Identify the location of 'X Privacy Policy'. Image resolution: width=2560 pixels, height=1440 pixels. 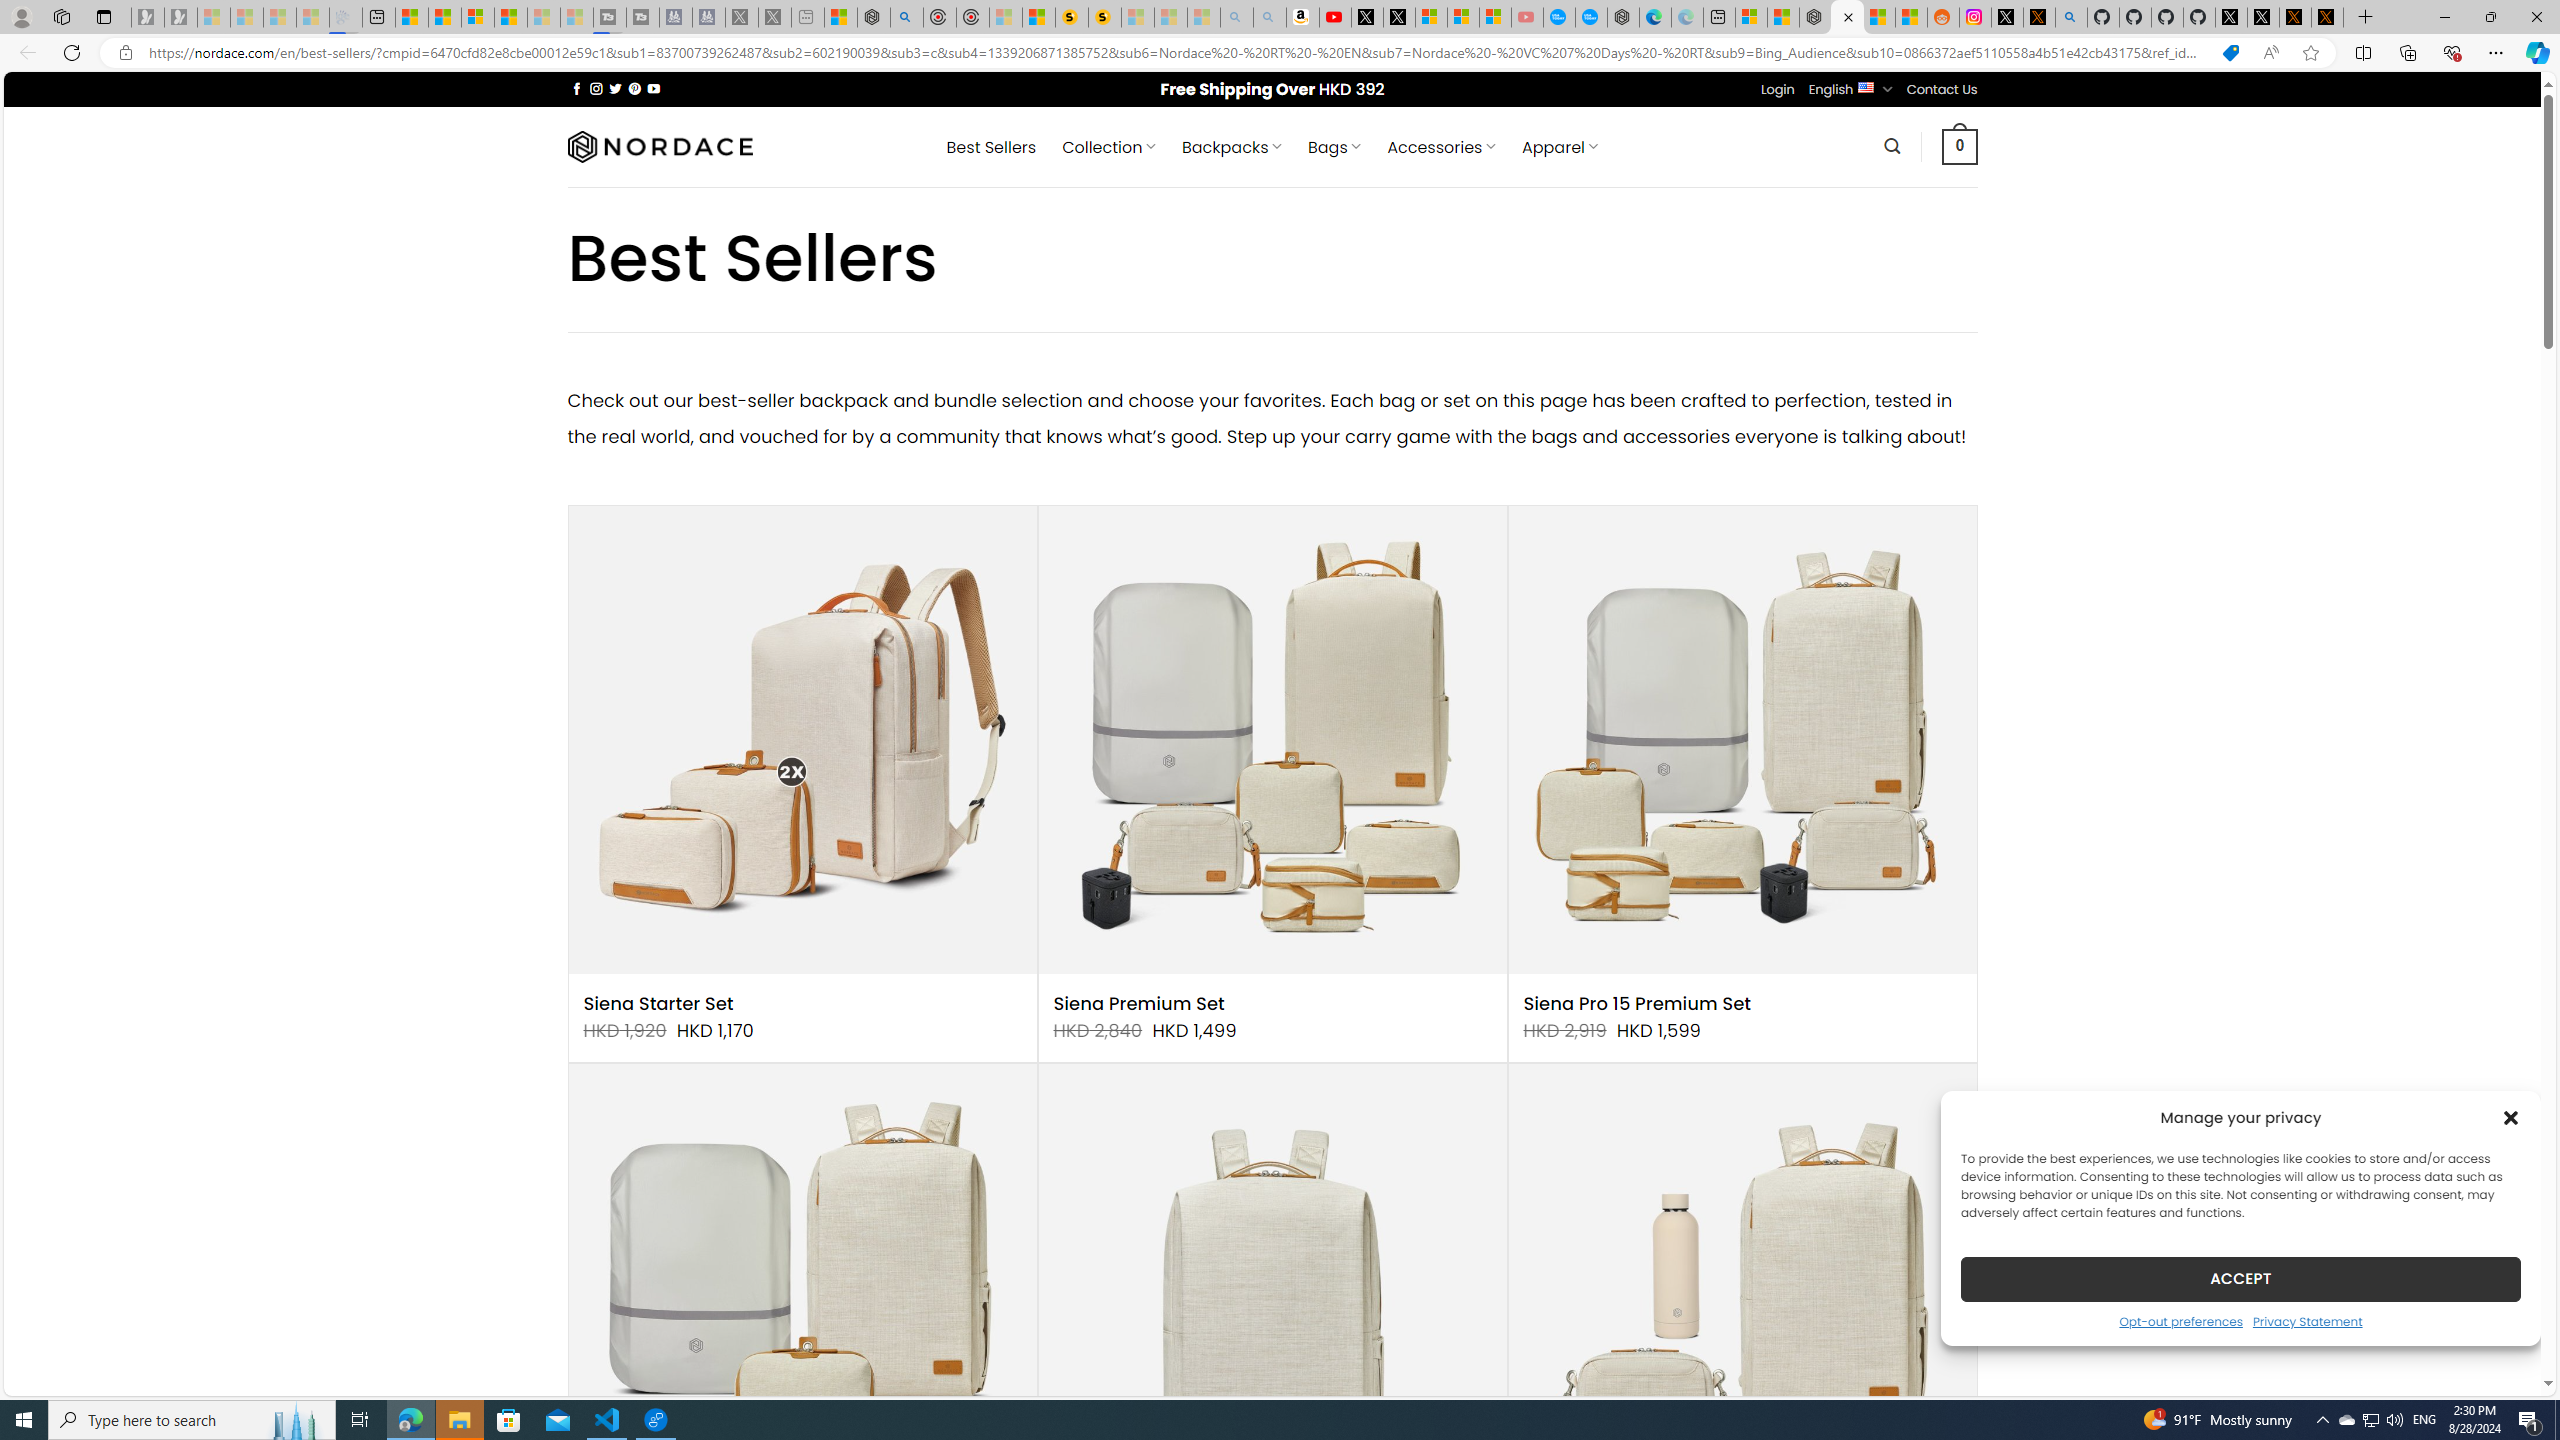
(2327, 16).